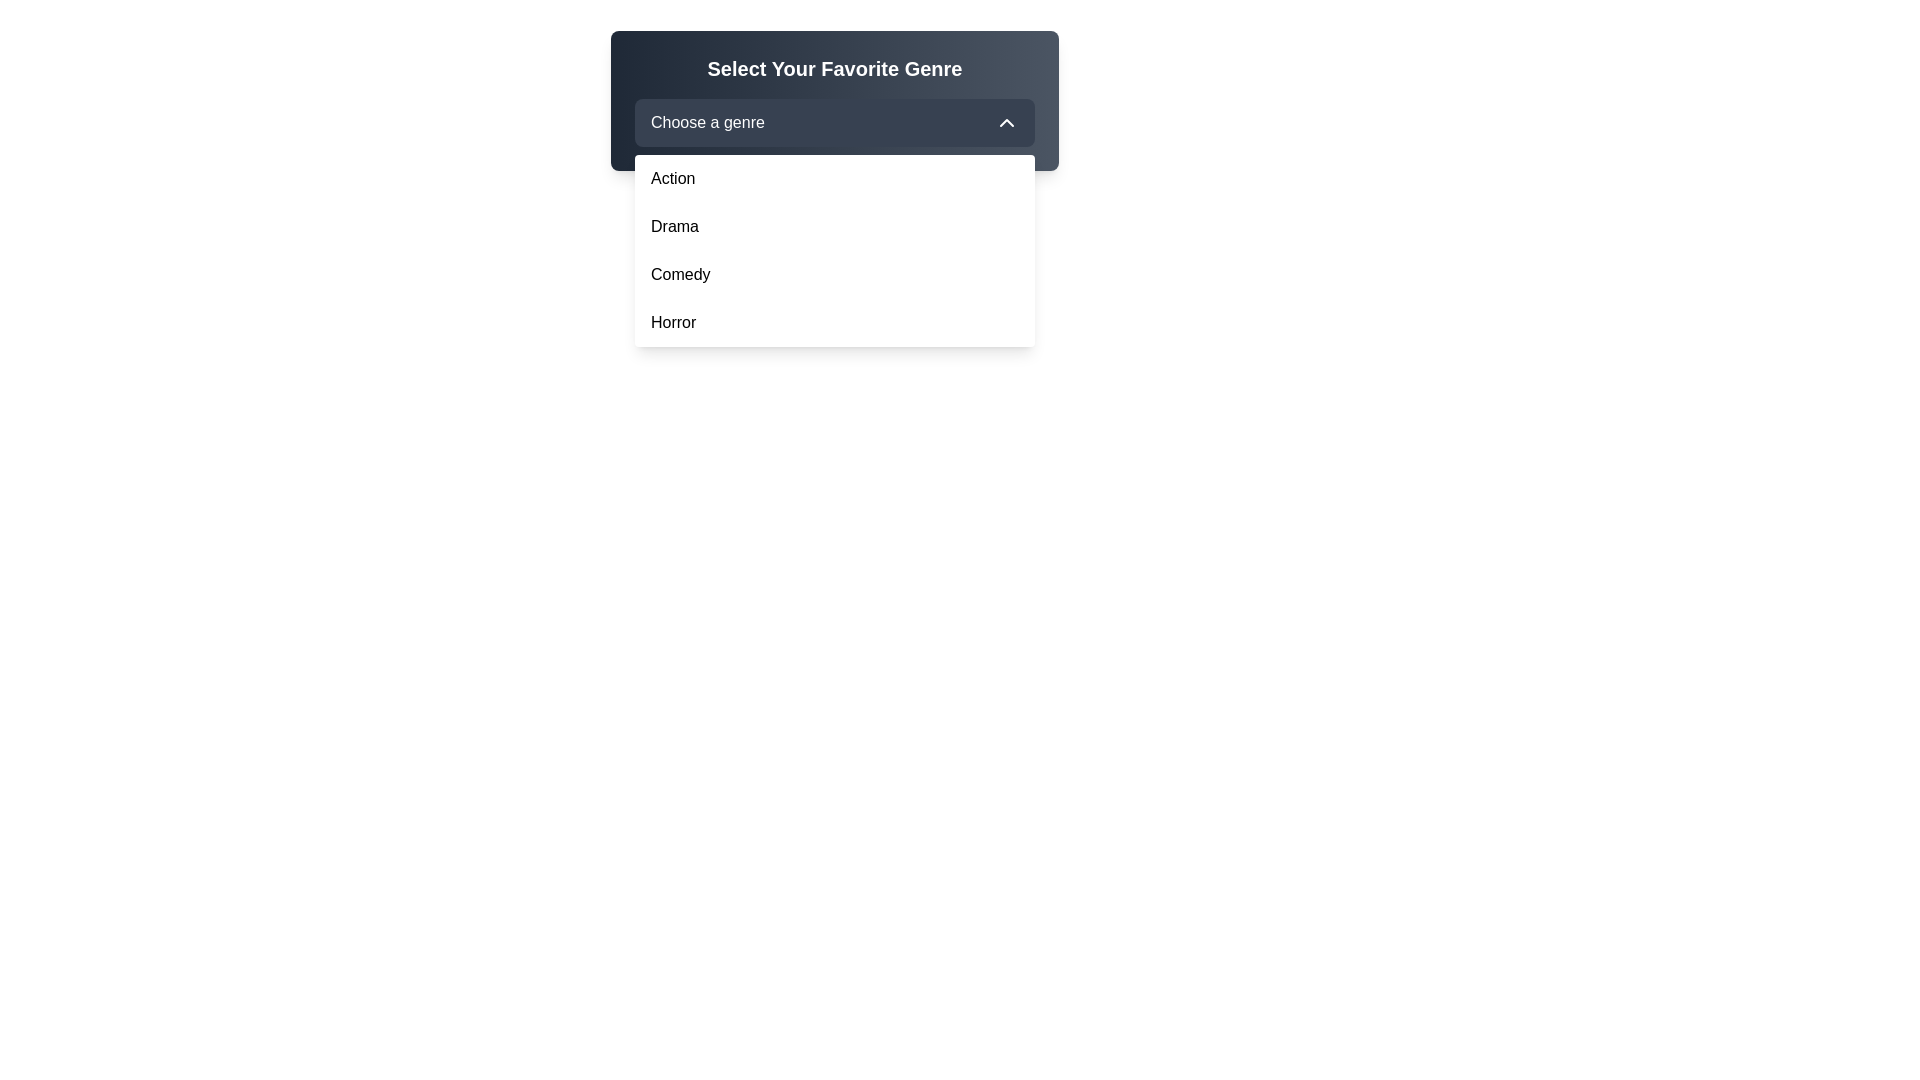 This screenshot has width=1920, height=1080. Describe the element at coordinates (835, 274) in the screenshot. I see `the 'Comedy' category option in the dropdown menu` at that location.